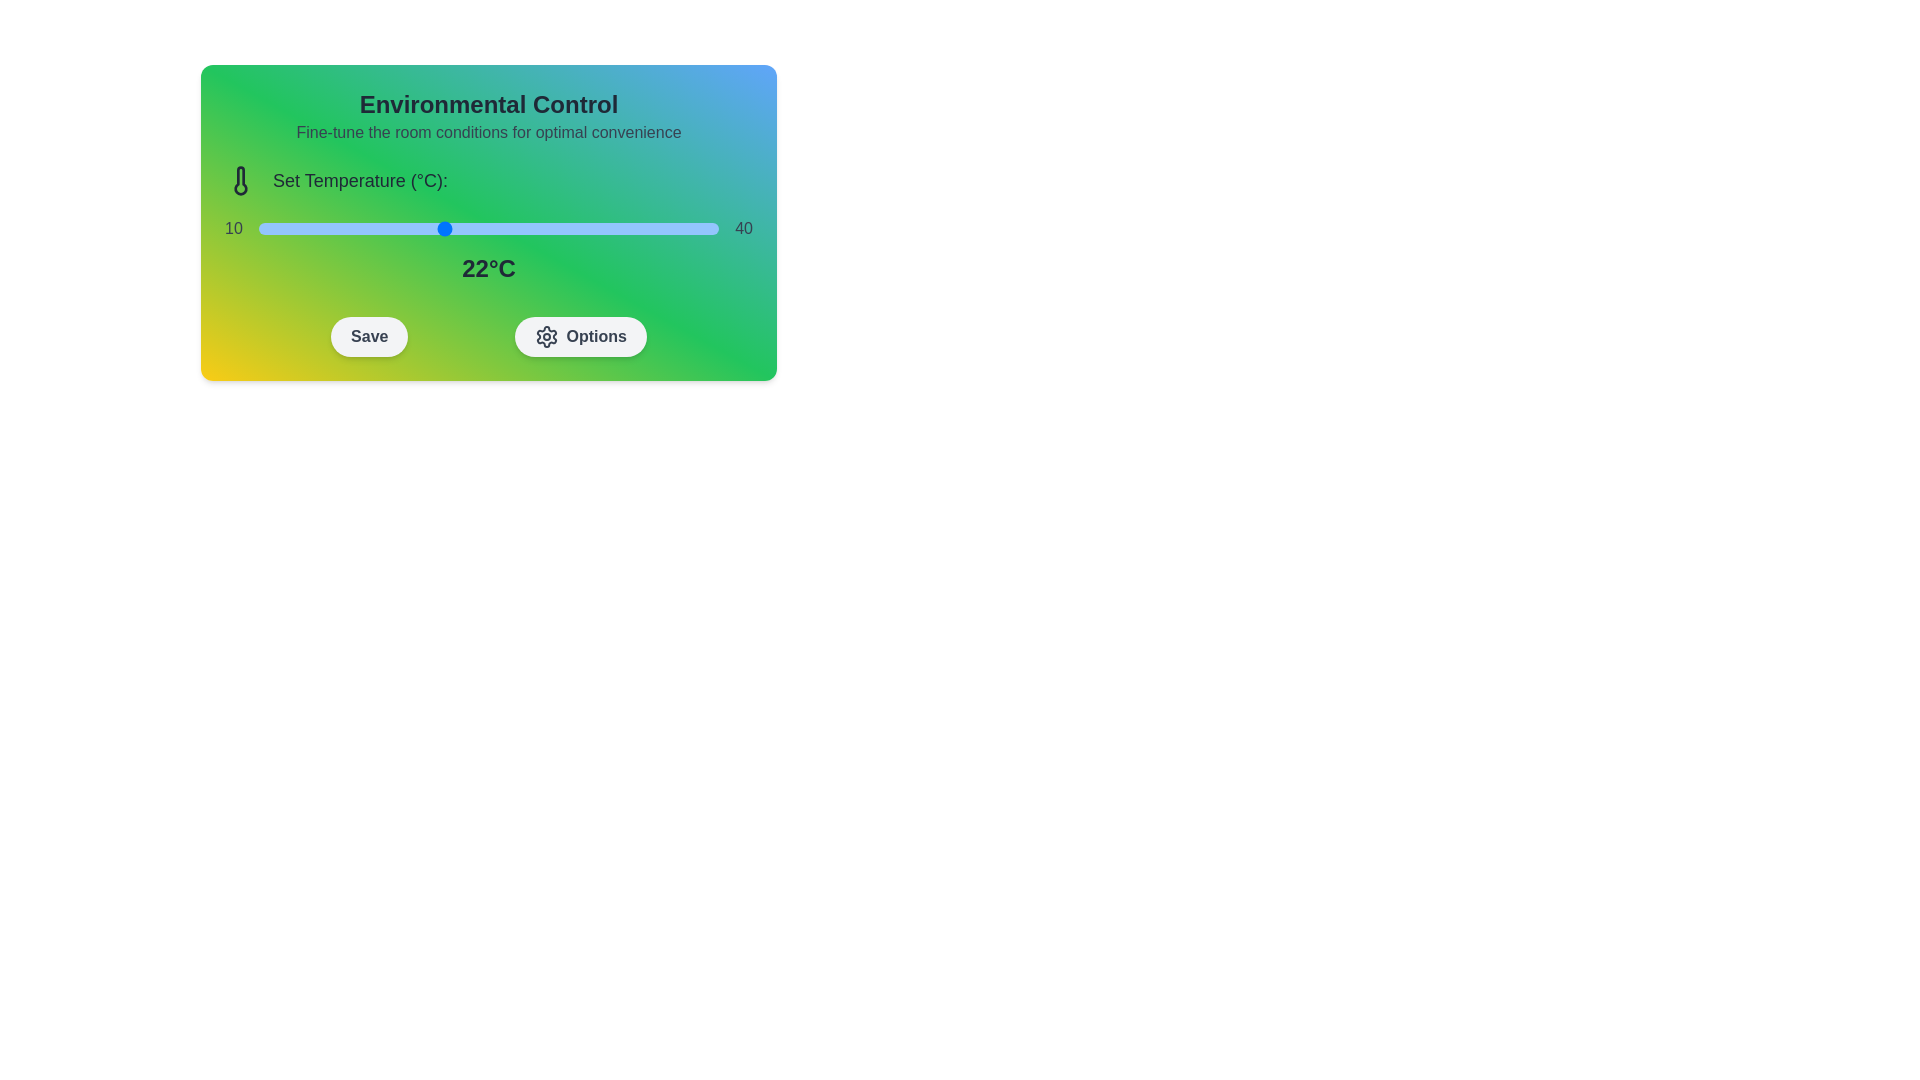 Image resolution: width=1920 pixels, height=1080 pixels. Describe the element at coordinates (489, 132) in the screenshot. I see `the static text descriptor located beneath the title 'Environmental Control', which provides guidance about the settings below` at that location.